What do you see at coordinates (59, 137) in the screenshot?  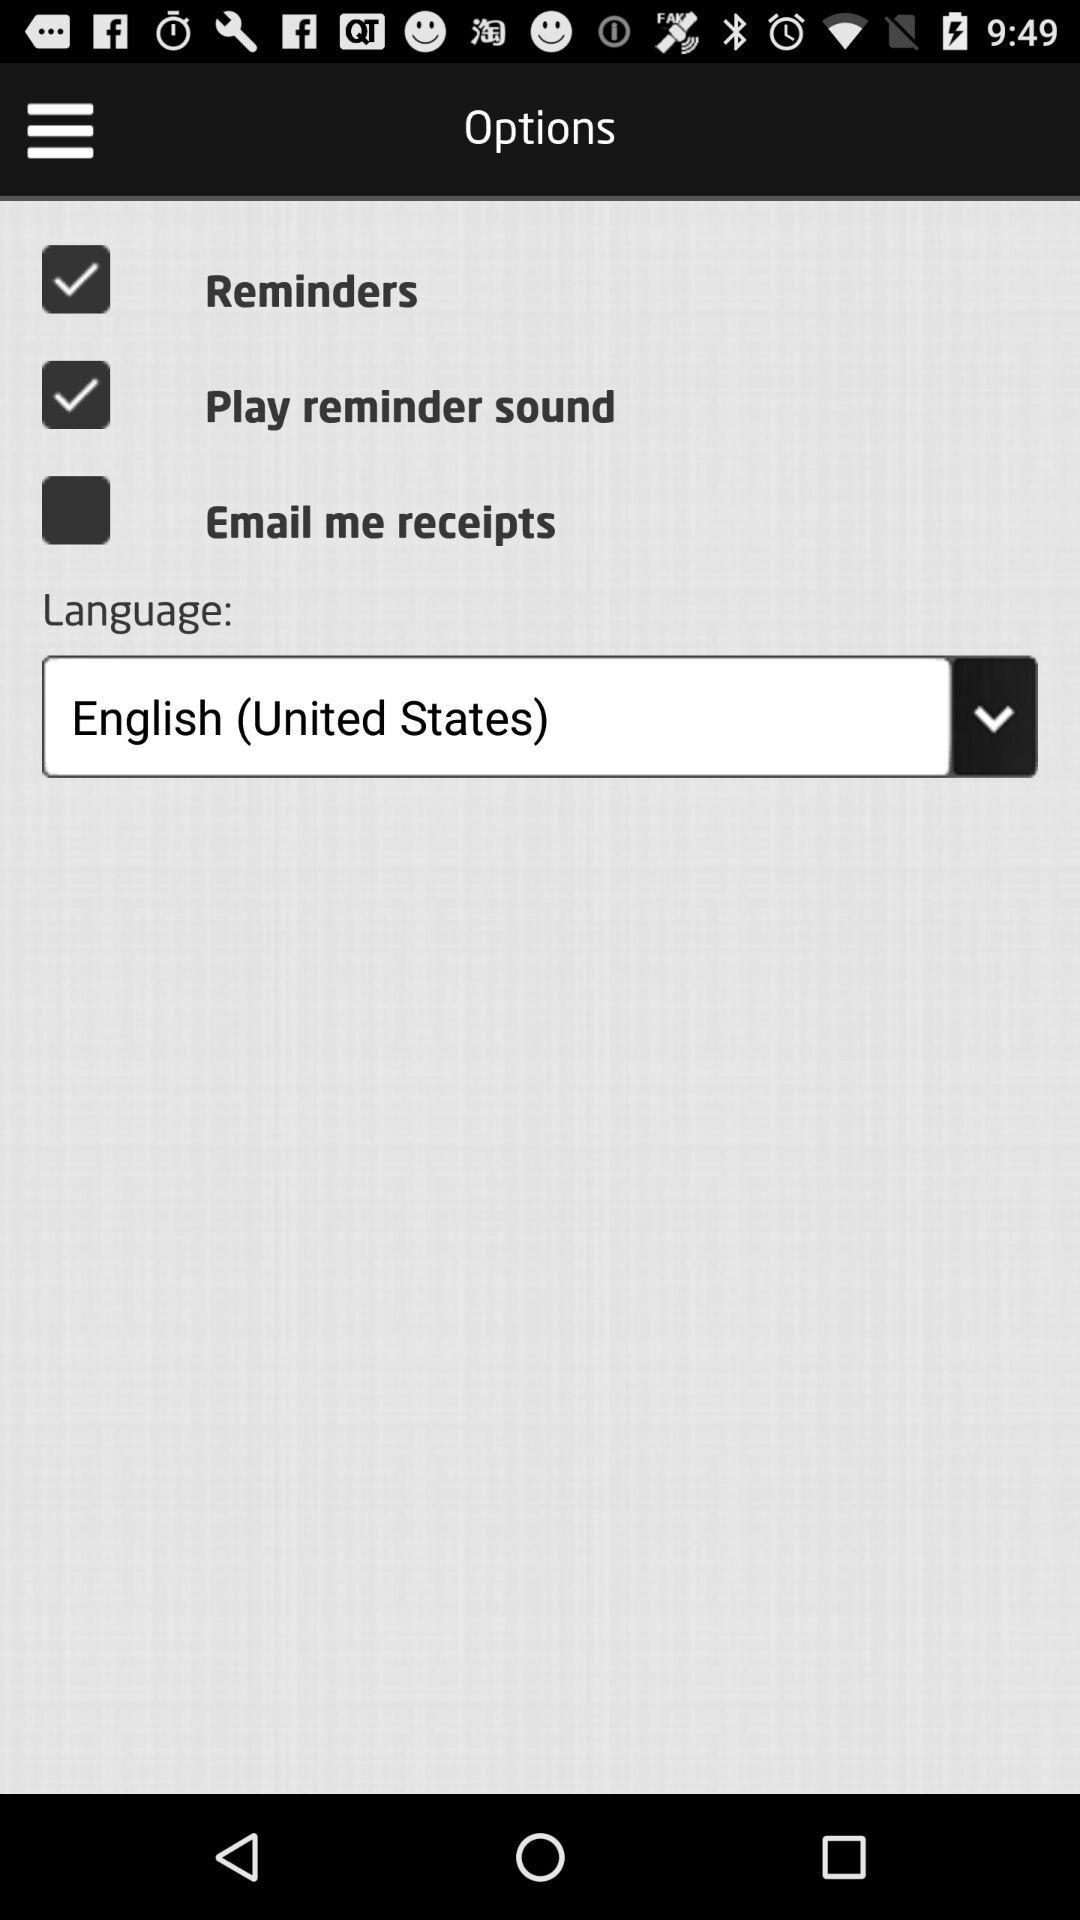 I see `the menu icon` at bounding box center [59, 137].